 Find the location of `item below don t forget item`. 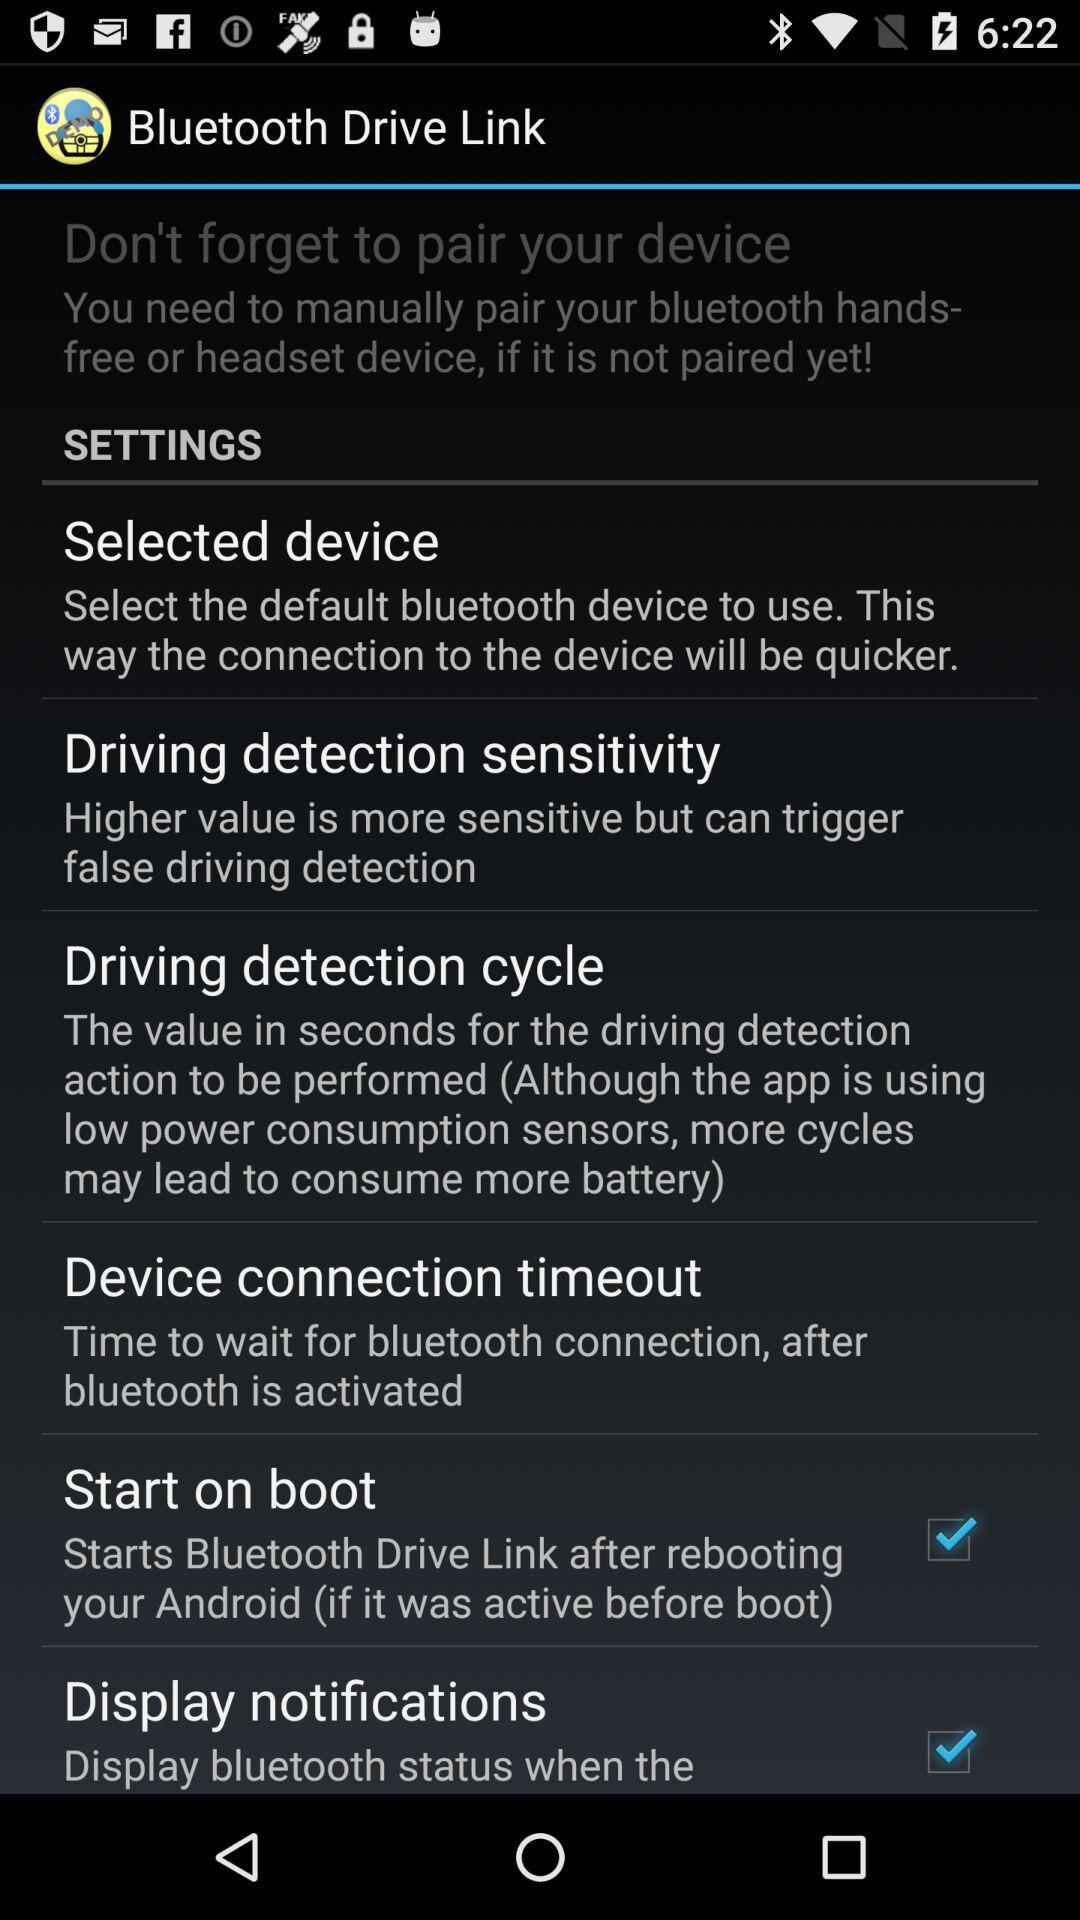

item below don t forget item is located at coordinates (525, 330).